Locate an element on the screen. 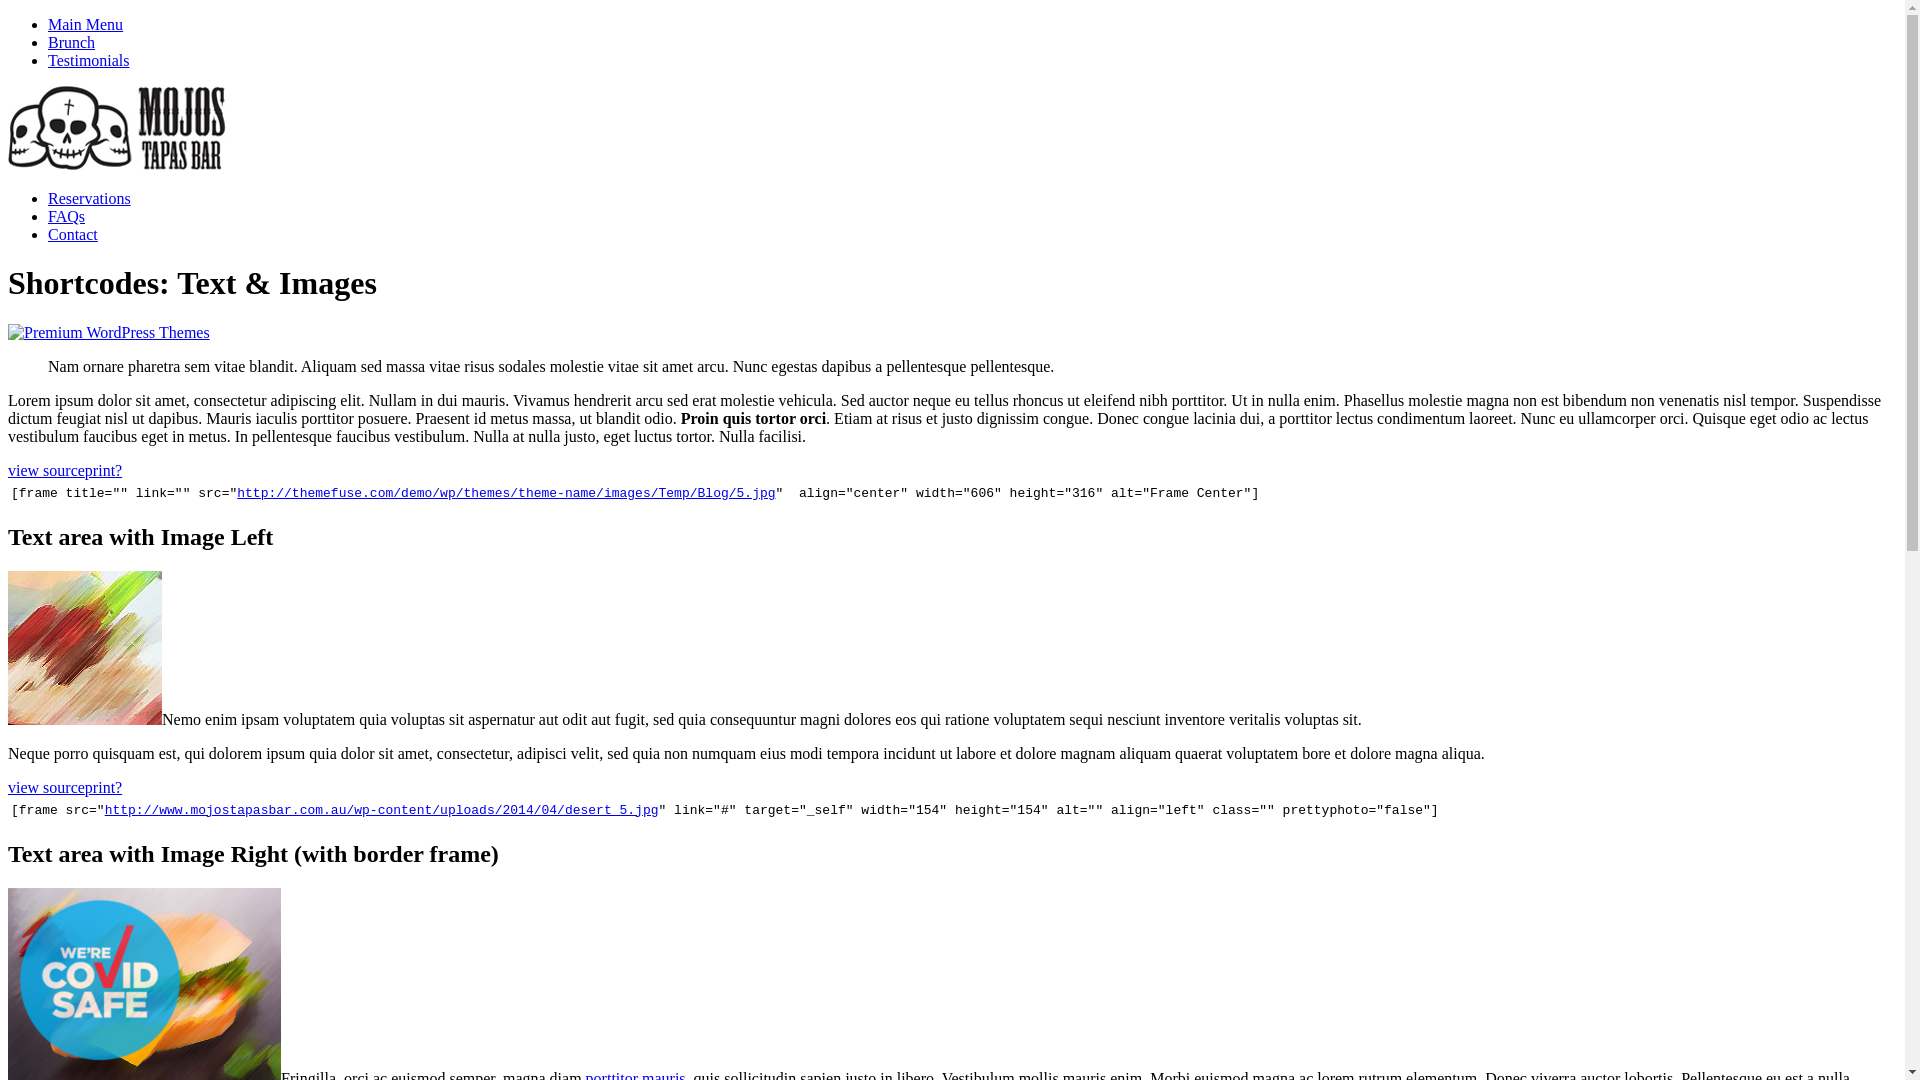 The height and width of the screenshot is (1080, 1920). 'Brunch' is located at coordinates (71, 42).